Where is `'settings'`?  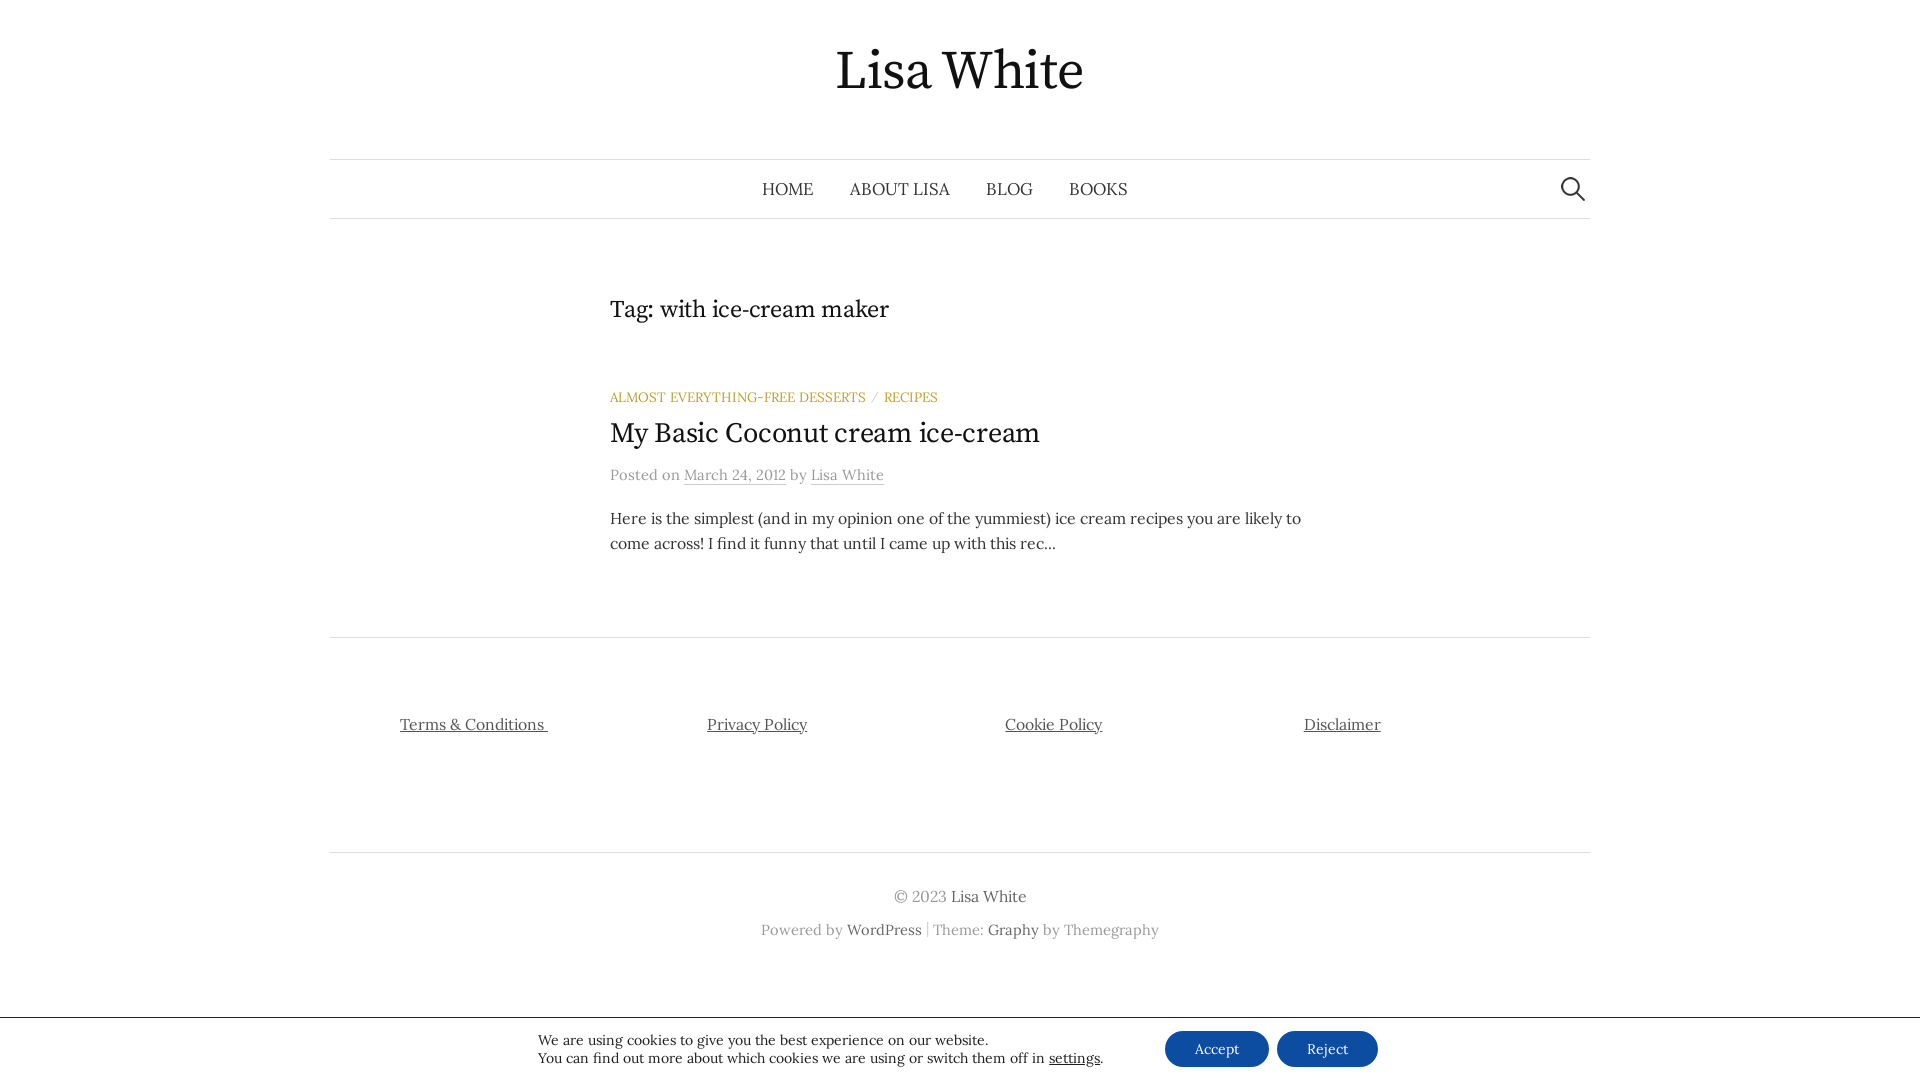
'settings' is located at coordinates (1073, 1056).